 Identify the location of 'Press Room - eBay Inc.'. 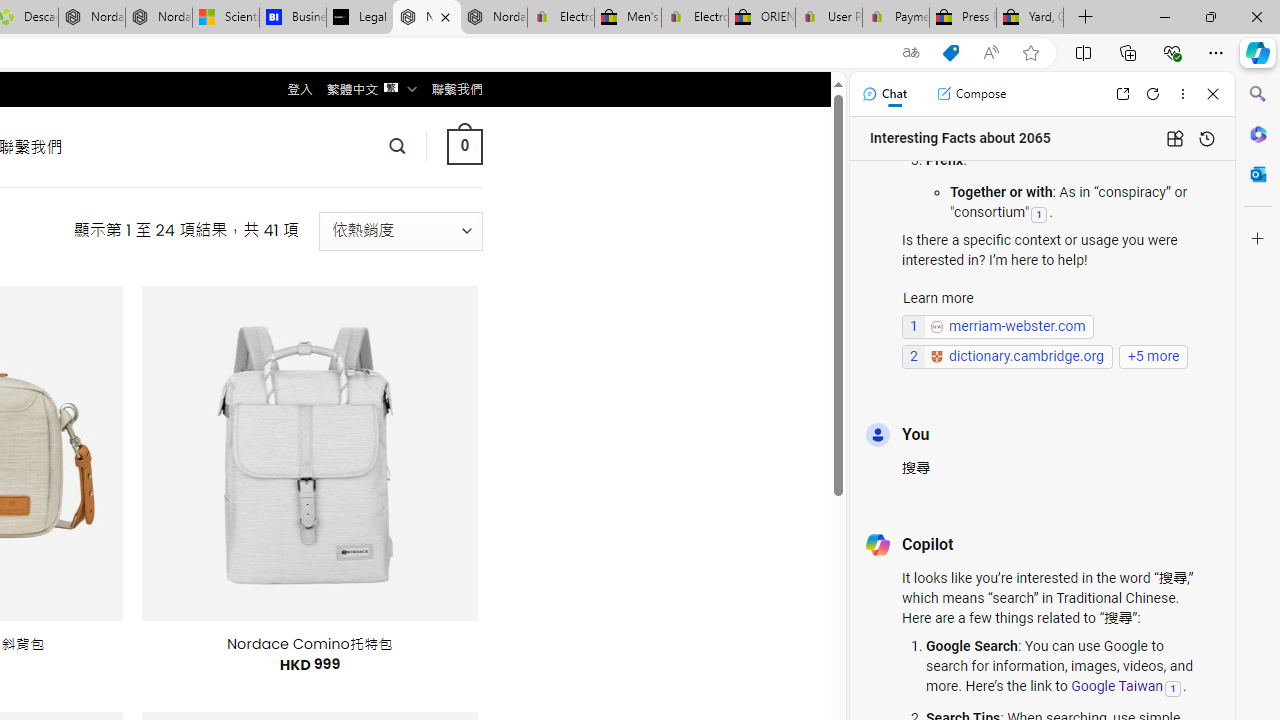
(963, 17).